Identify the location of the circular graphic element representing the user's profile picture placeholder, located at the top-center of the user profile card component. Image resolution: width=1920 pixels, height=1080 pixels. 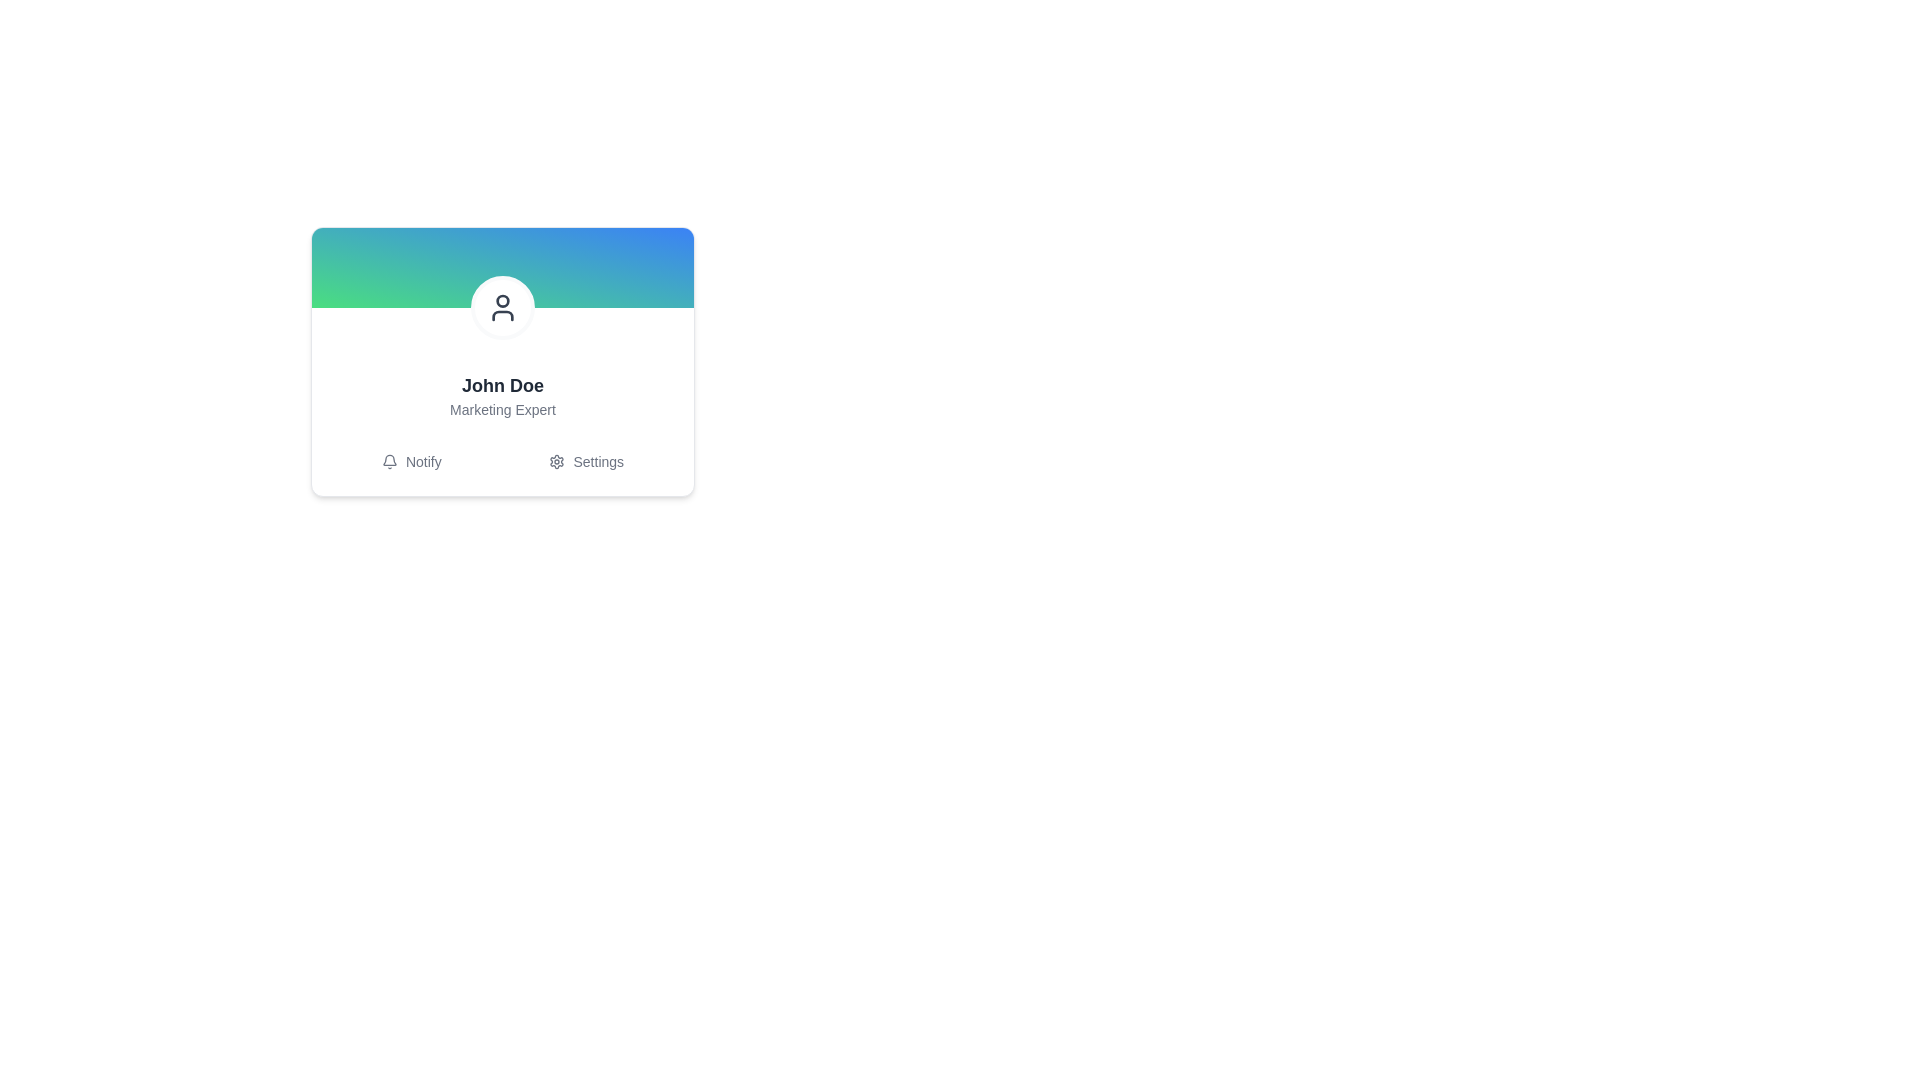
(503, 300).